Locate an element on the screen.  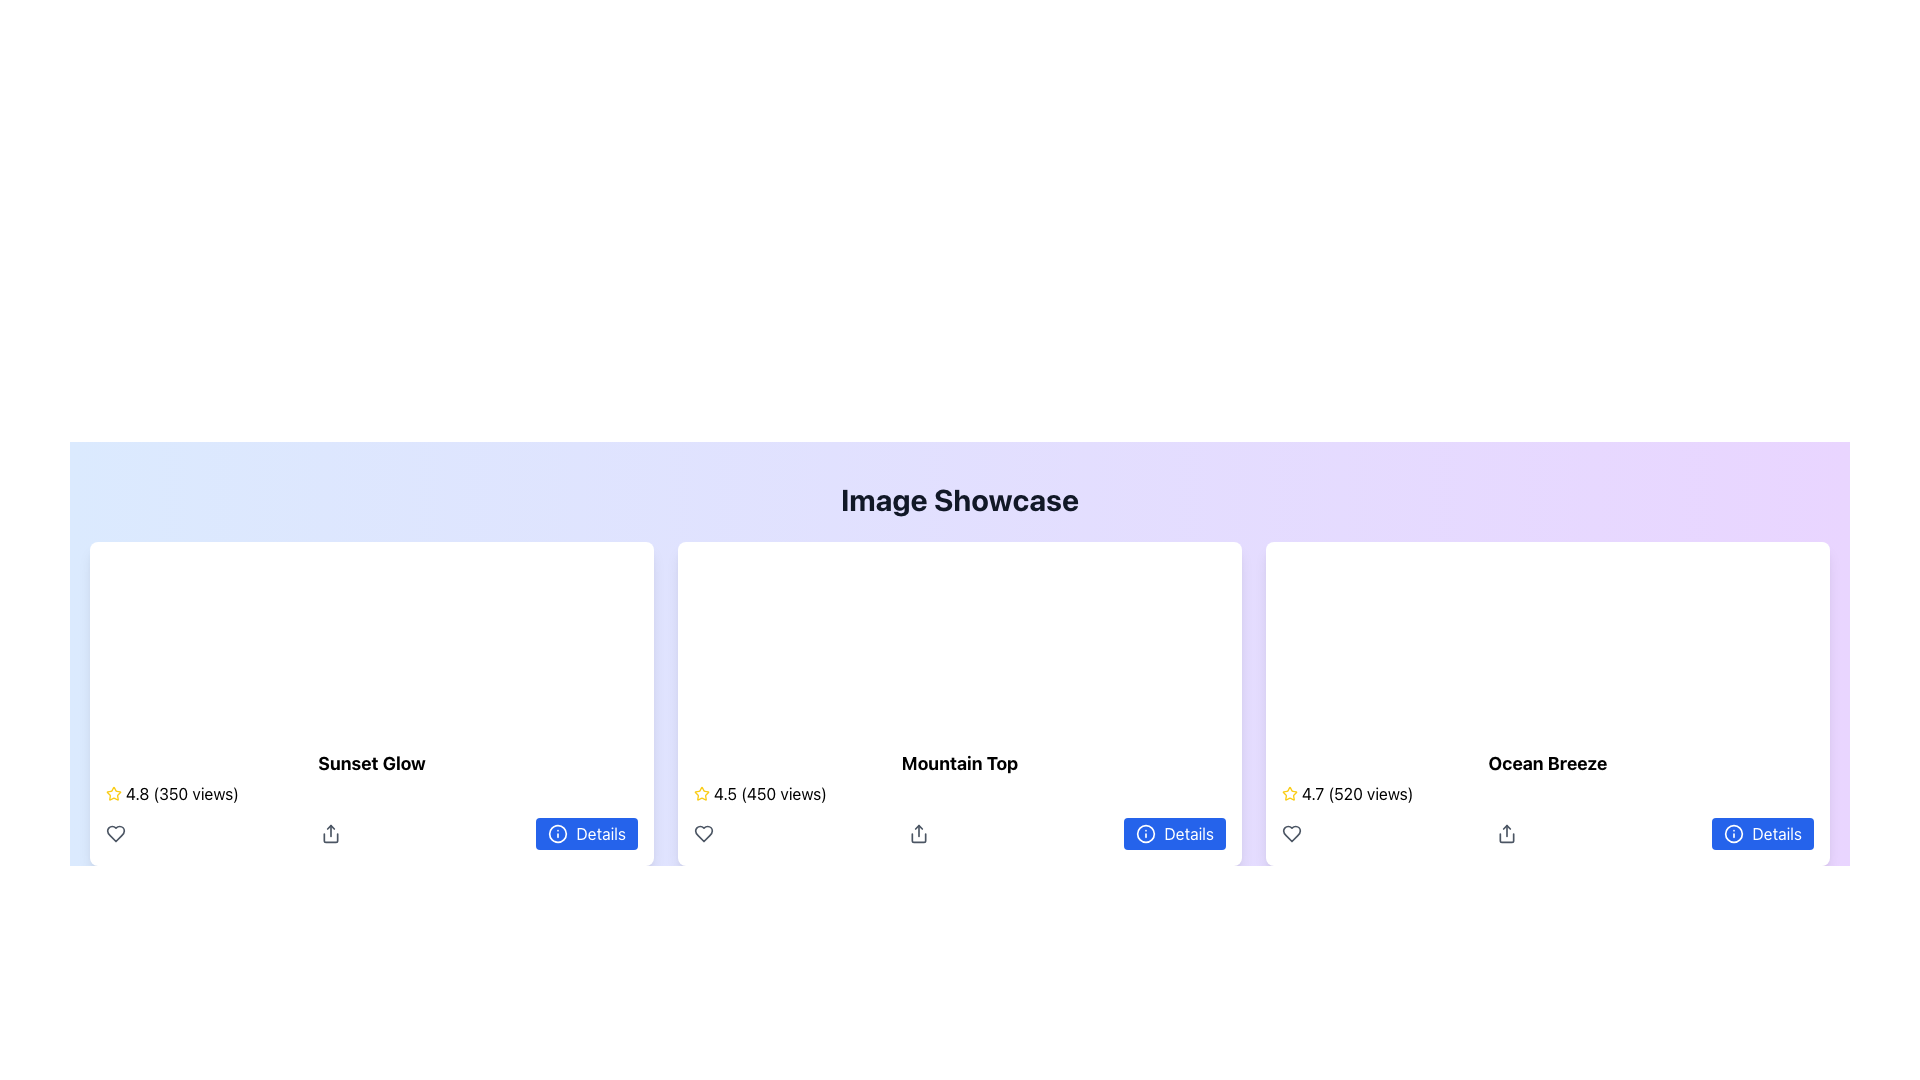
the text element that summarizes the rating and number of views for the item in the leftmost card, located just under the star icon is located at coordinates (182, 793).